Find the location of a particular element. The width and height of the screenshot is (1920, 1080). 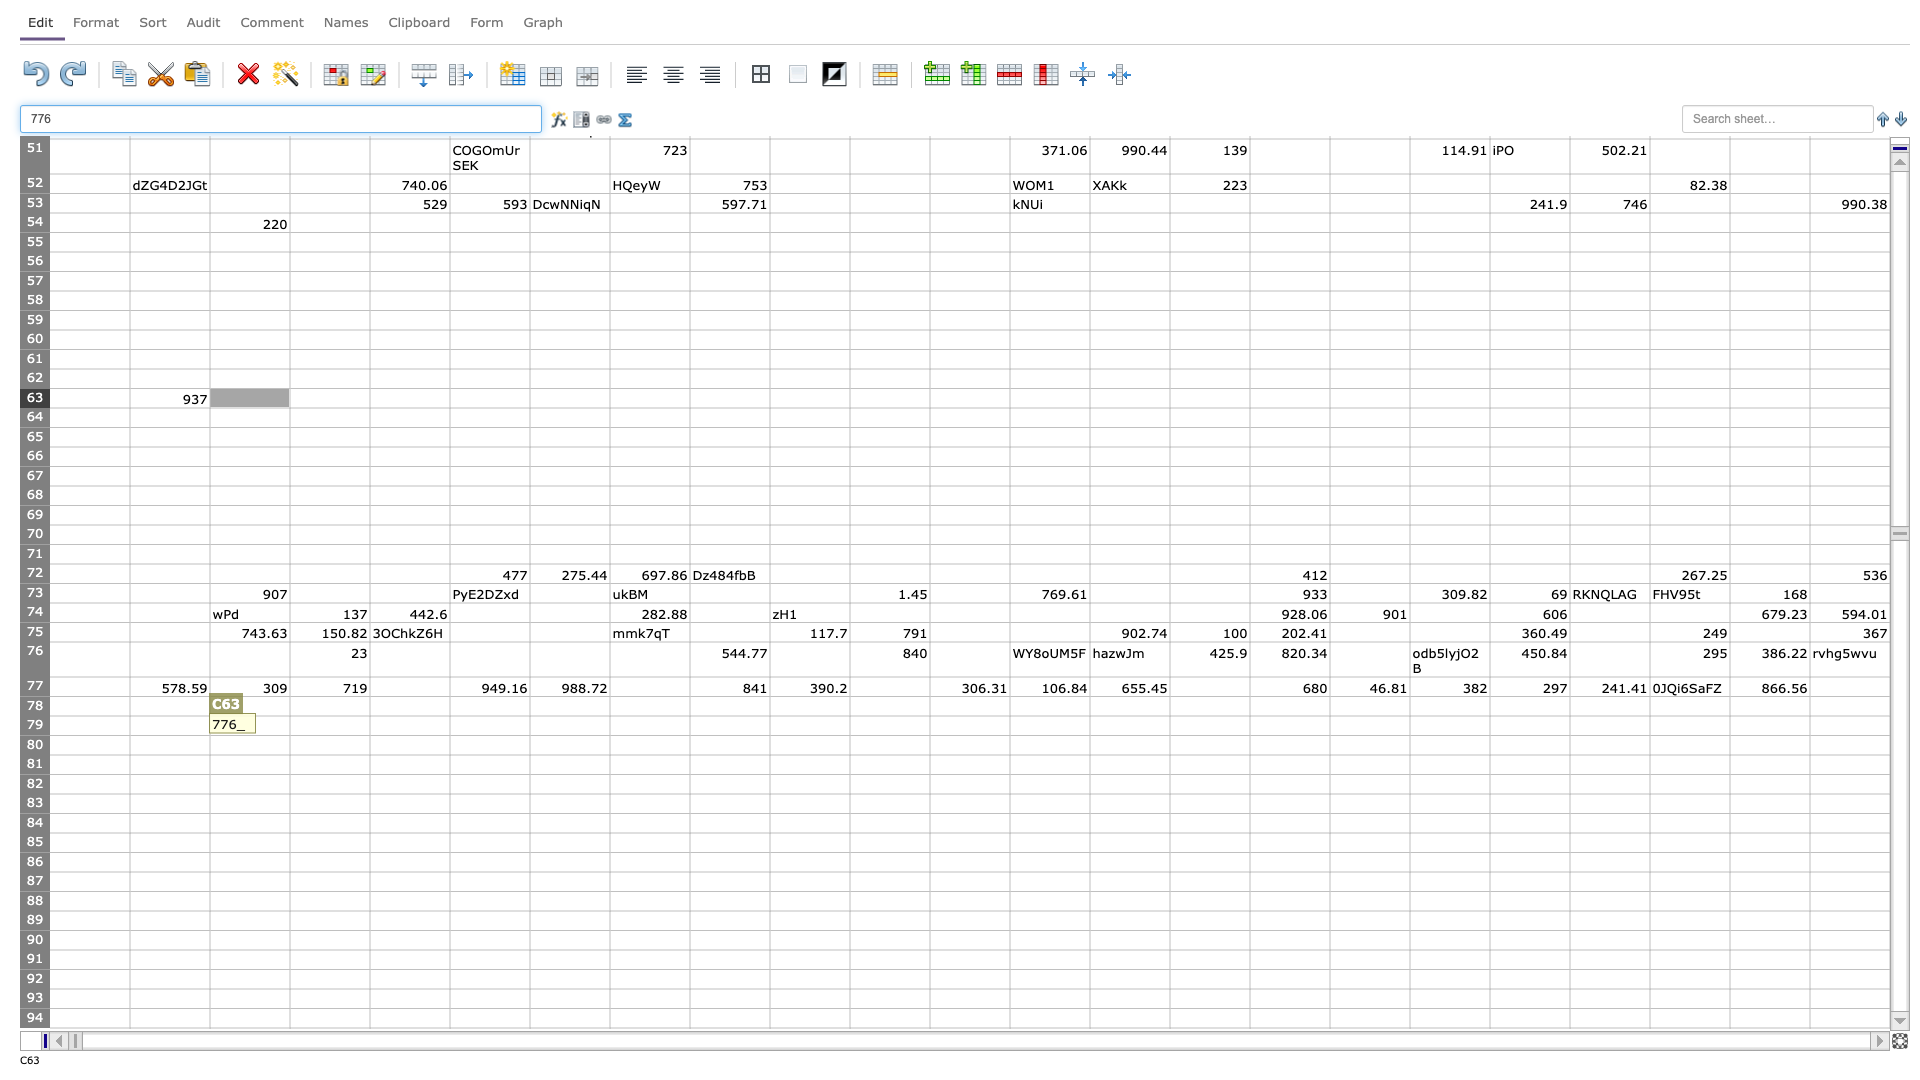

top left corner of D79 is located at coordinates (288, 715).